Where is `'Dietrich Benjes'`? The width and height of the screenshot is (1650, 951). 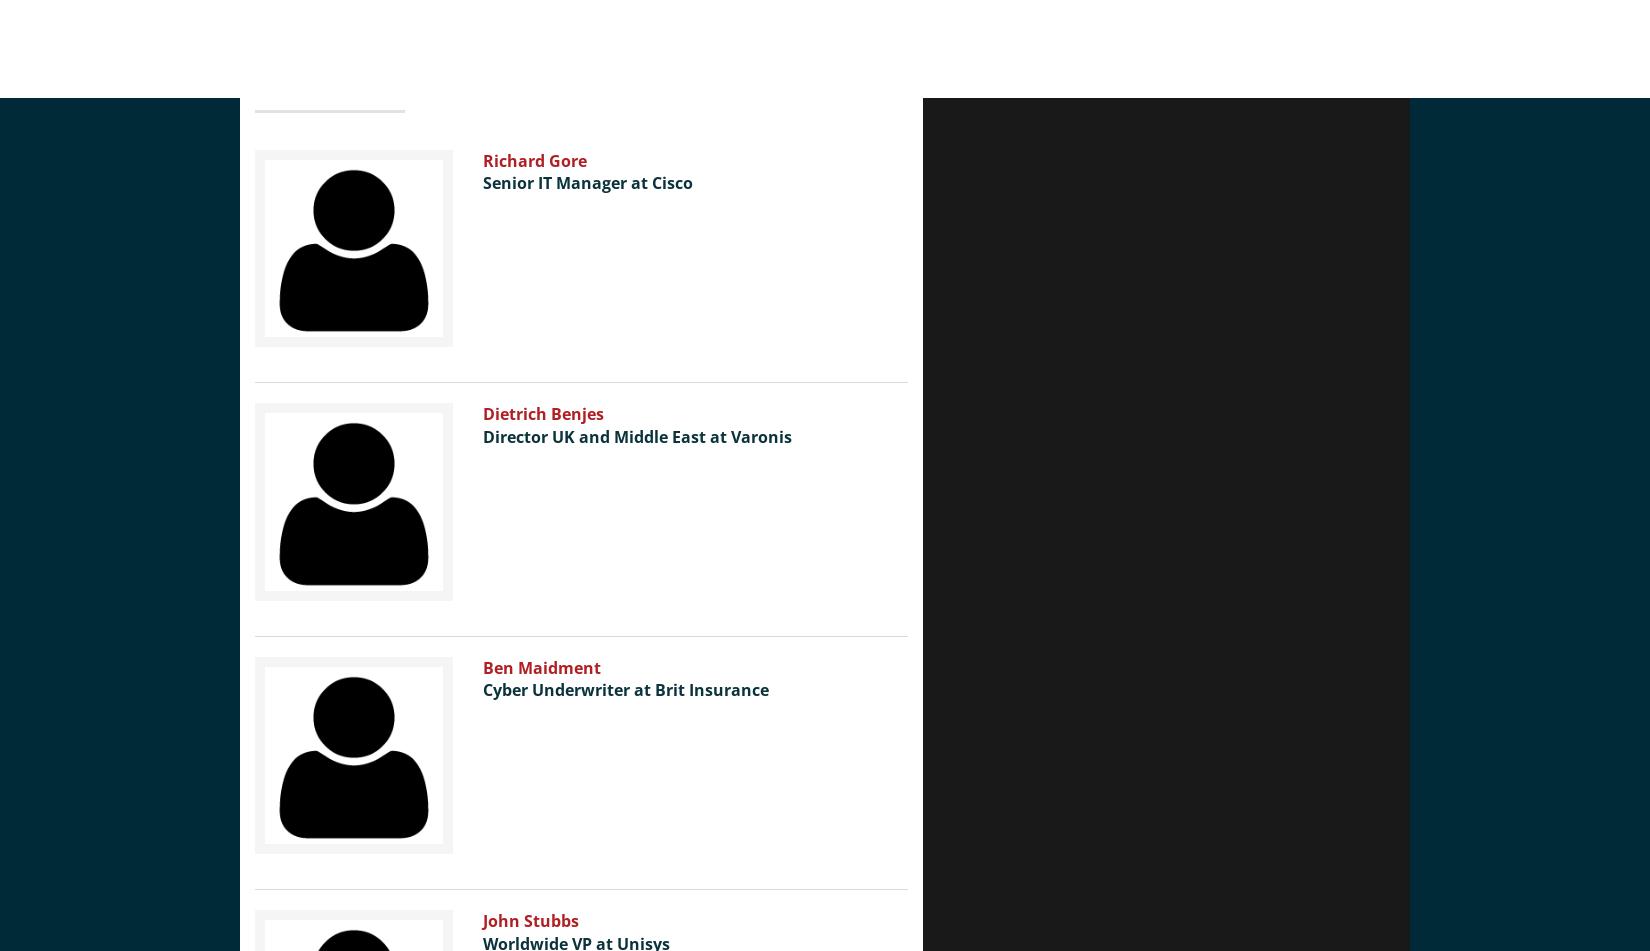
'Dietrich Benjes' is located at coordinates (541, 413).